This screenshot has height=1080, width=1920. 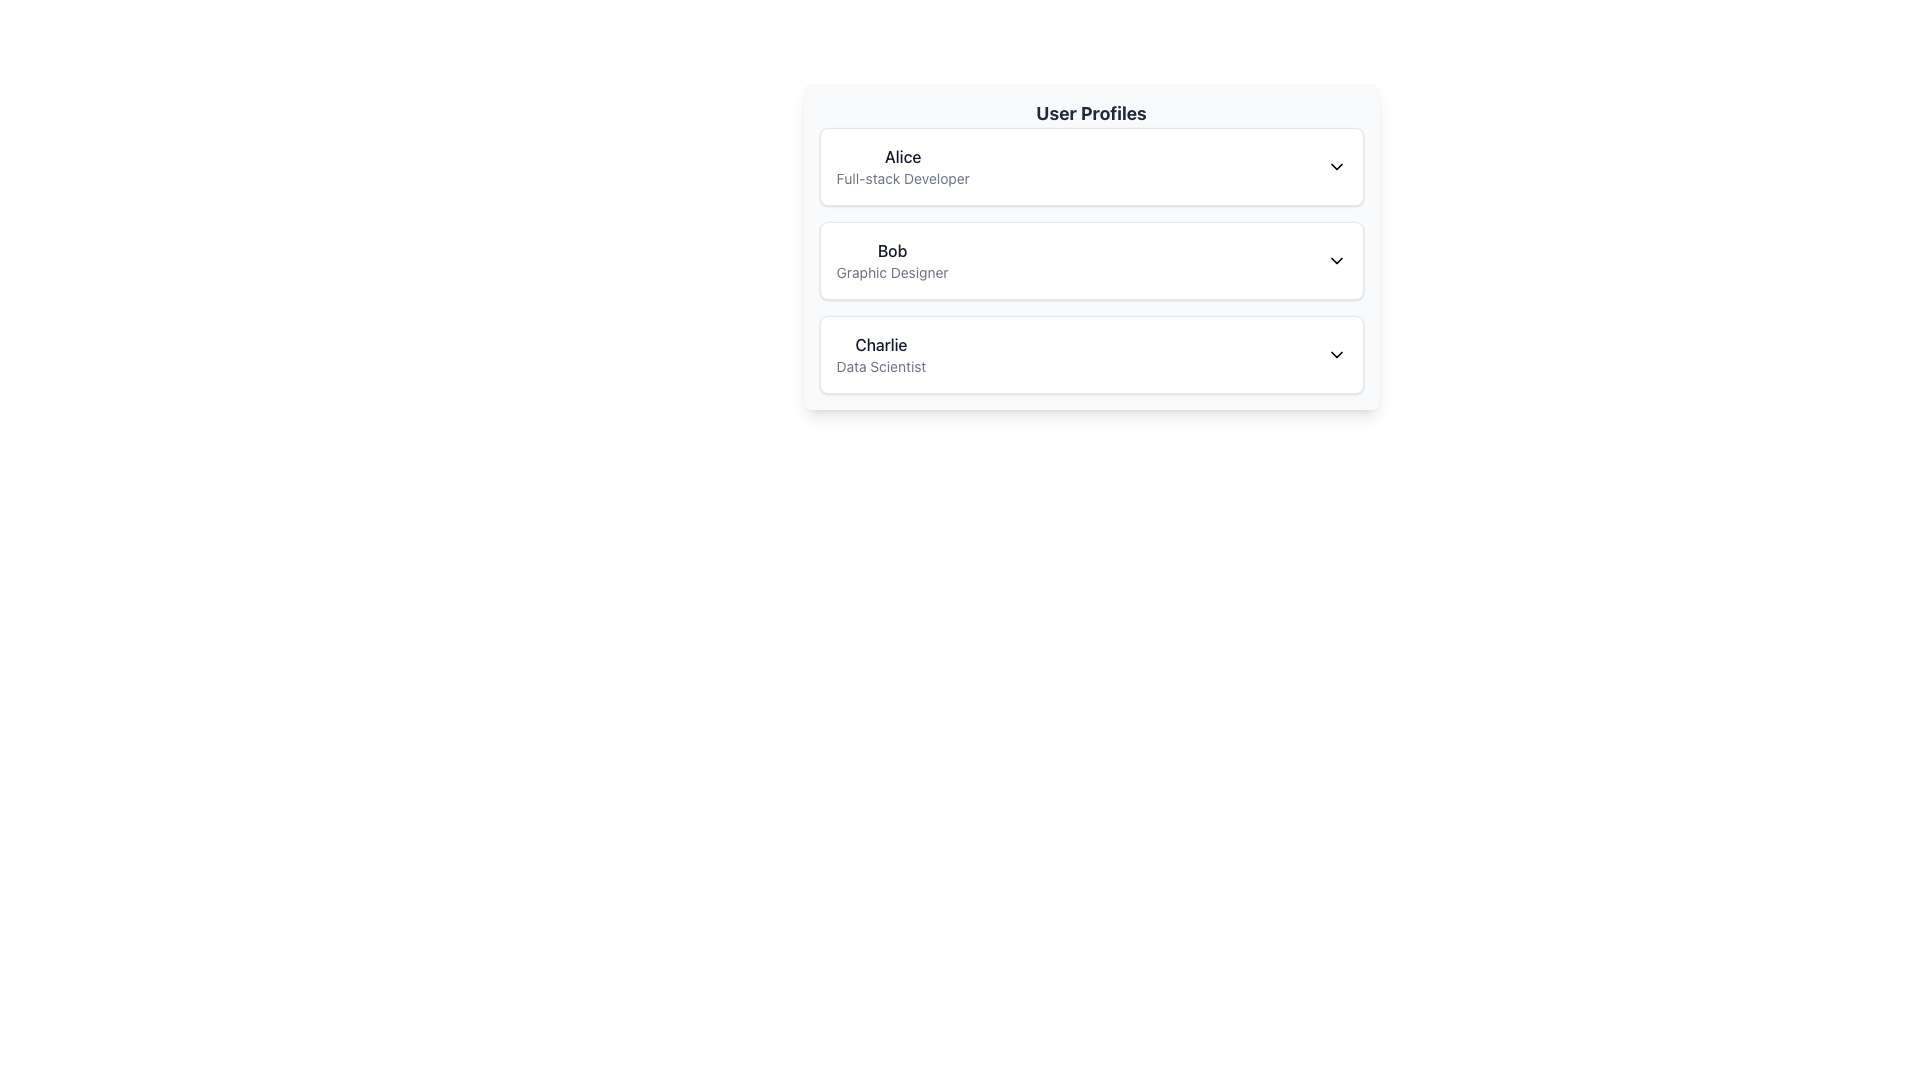 What do you see at coordinates (891, 260) in the screenshot?
I see `the text label displaying the user's name and occupation in the second user profile card, located beneath the card with 'Alice' and above the card with 'Charlie'` at bounding box center [891, 260].